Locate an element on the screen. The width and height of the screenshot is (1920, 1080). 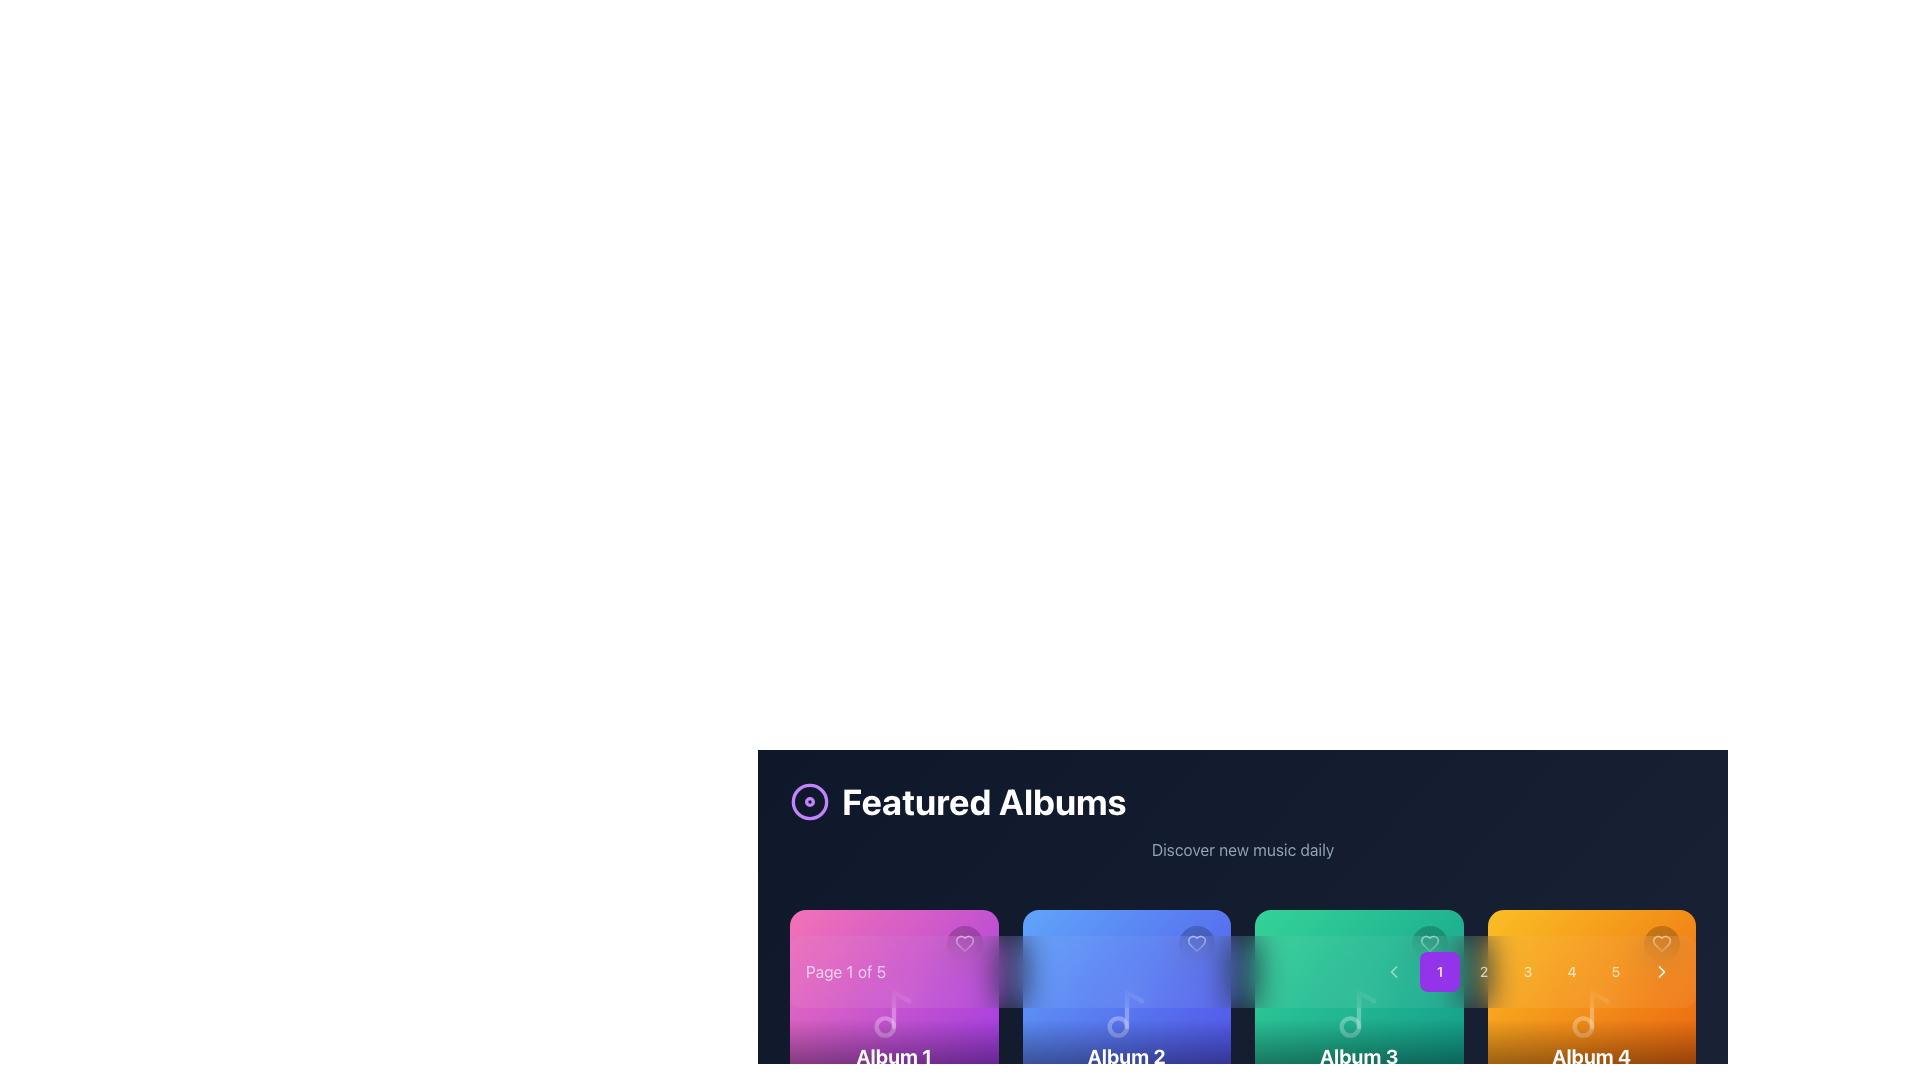
SVG icon representing a musical note within the orange card labeled 'Album 4' located in the top-right corner of the card is located at coordinates (1598, 1009).